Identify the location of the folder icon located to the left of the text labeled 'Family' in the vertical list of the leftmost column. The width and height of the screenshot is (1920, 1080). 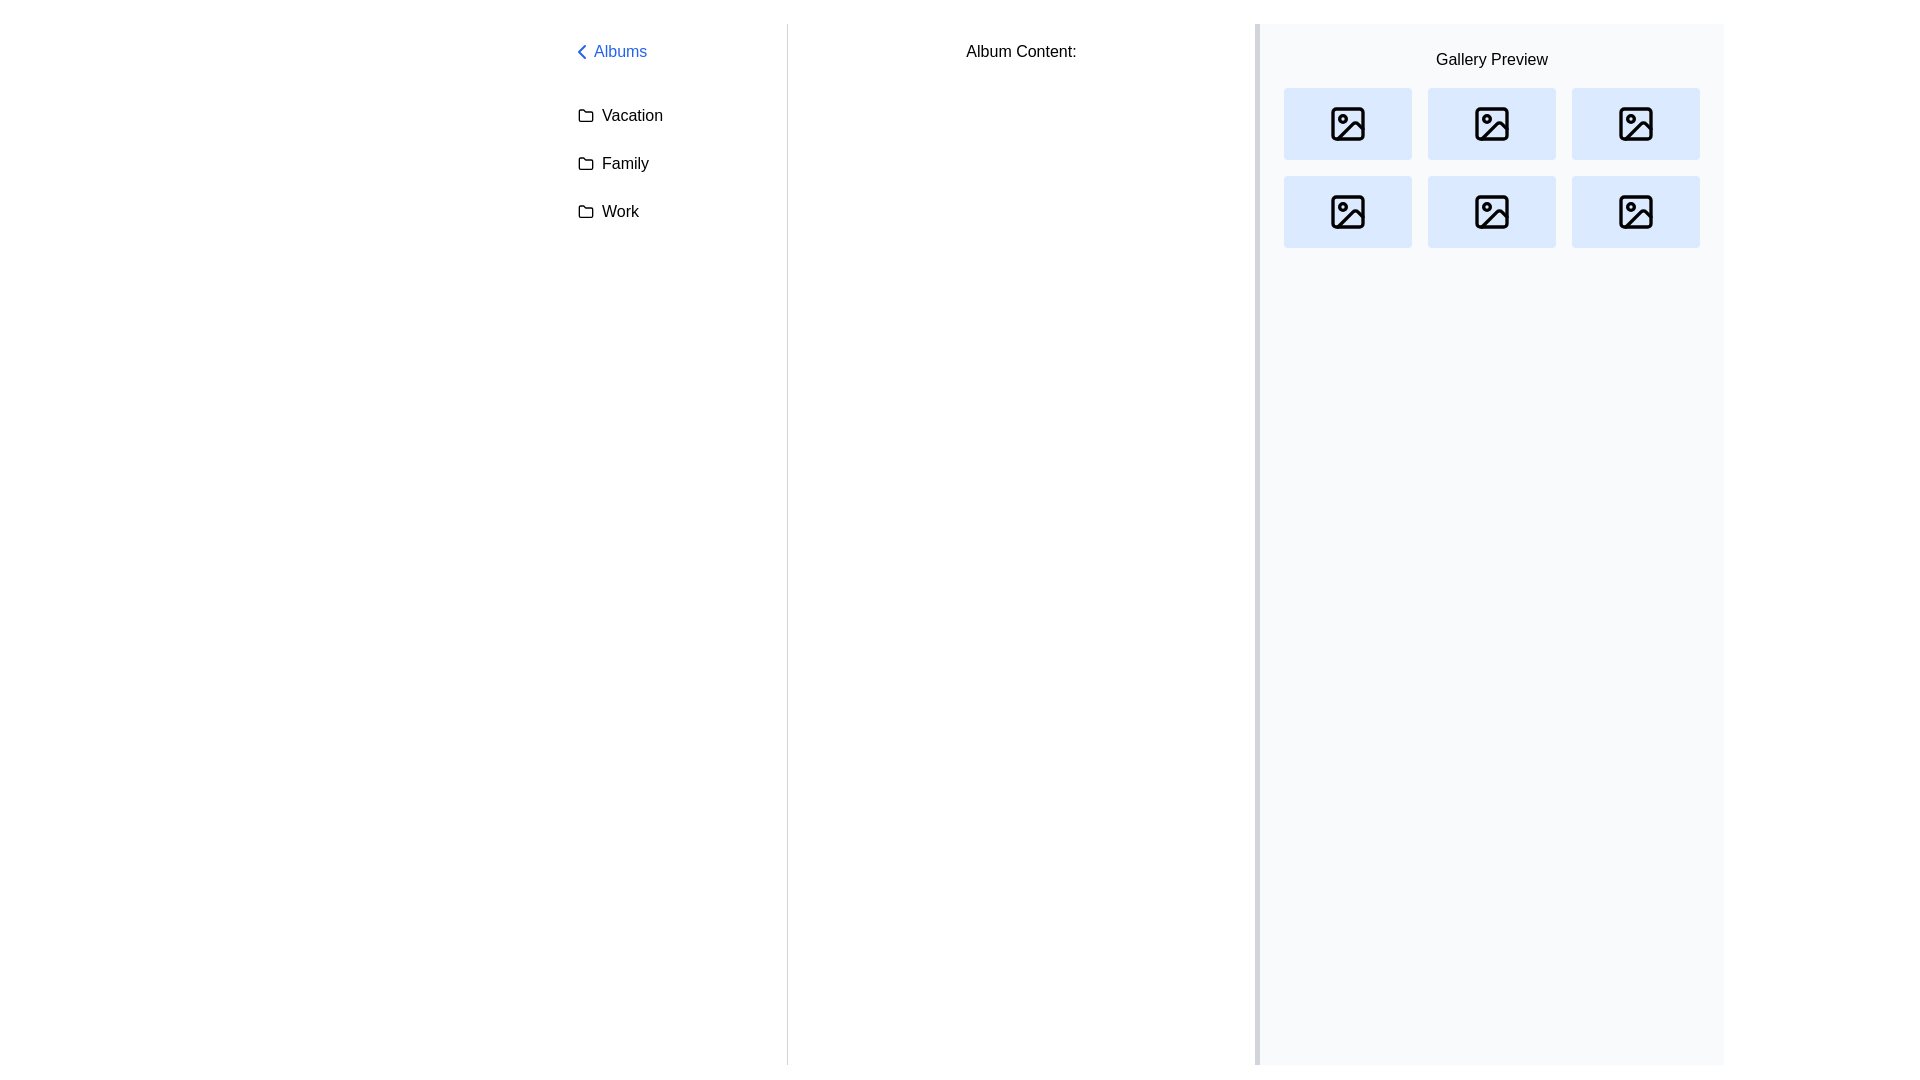
(584, 163).